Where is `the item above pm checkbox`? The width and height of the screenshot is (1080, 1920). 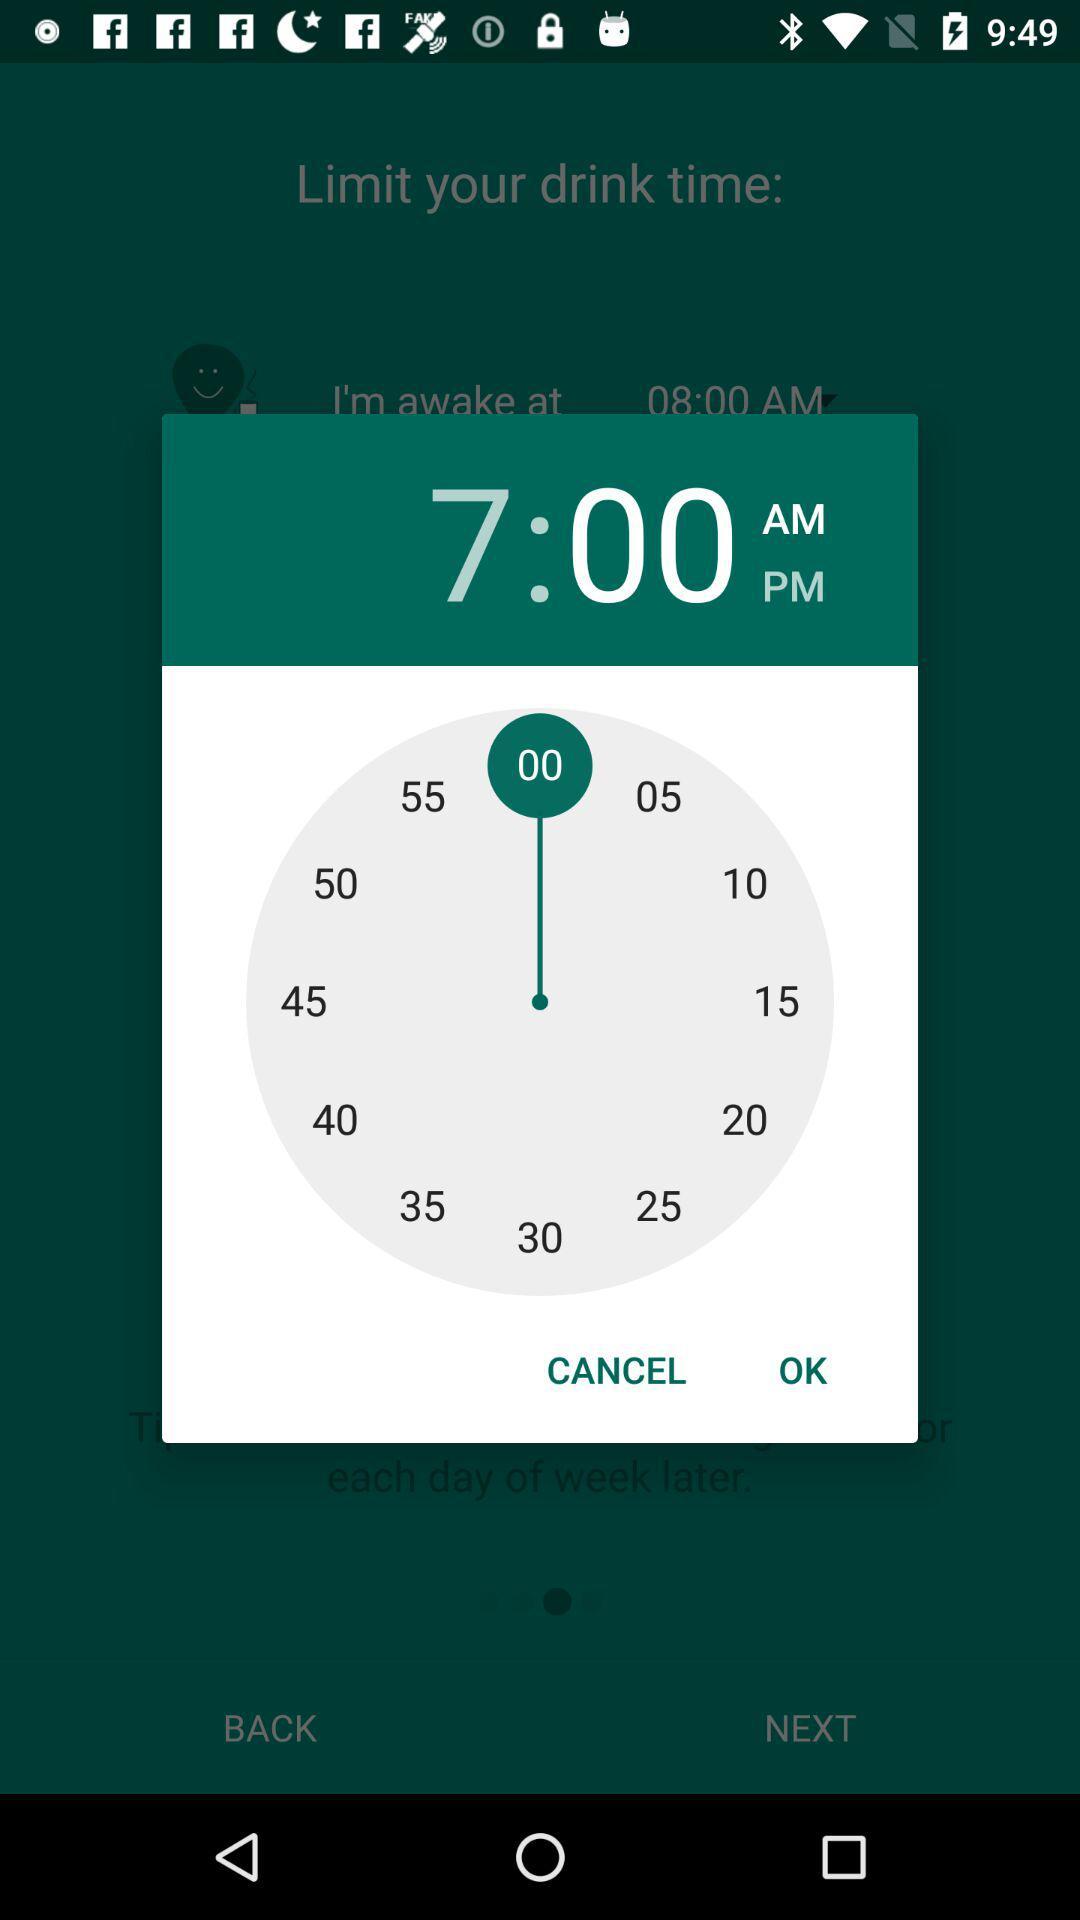 the item above pm checkbox is located at coordinates (793, 512).